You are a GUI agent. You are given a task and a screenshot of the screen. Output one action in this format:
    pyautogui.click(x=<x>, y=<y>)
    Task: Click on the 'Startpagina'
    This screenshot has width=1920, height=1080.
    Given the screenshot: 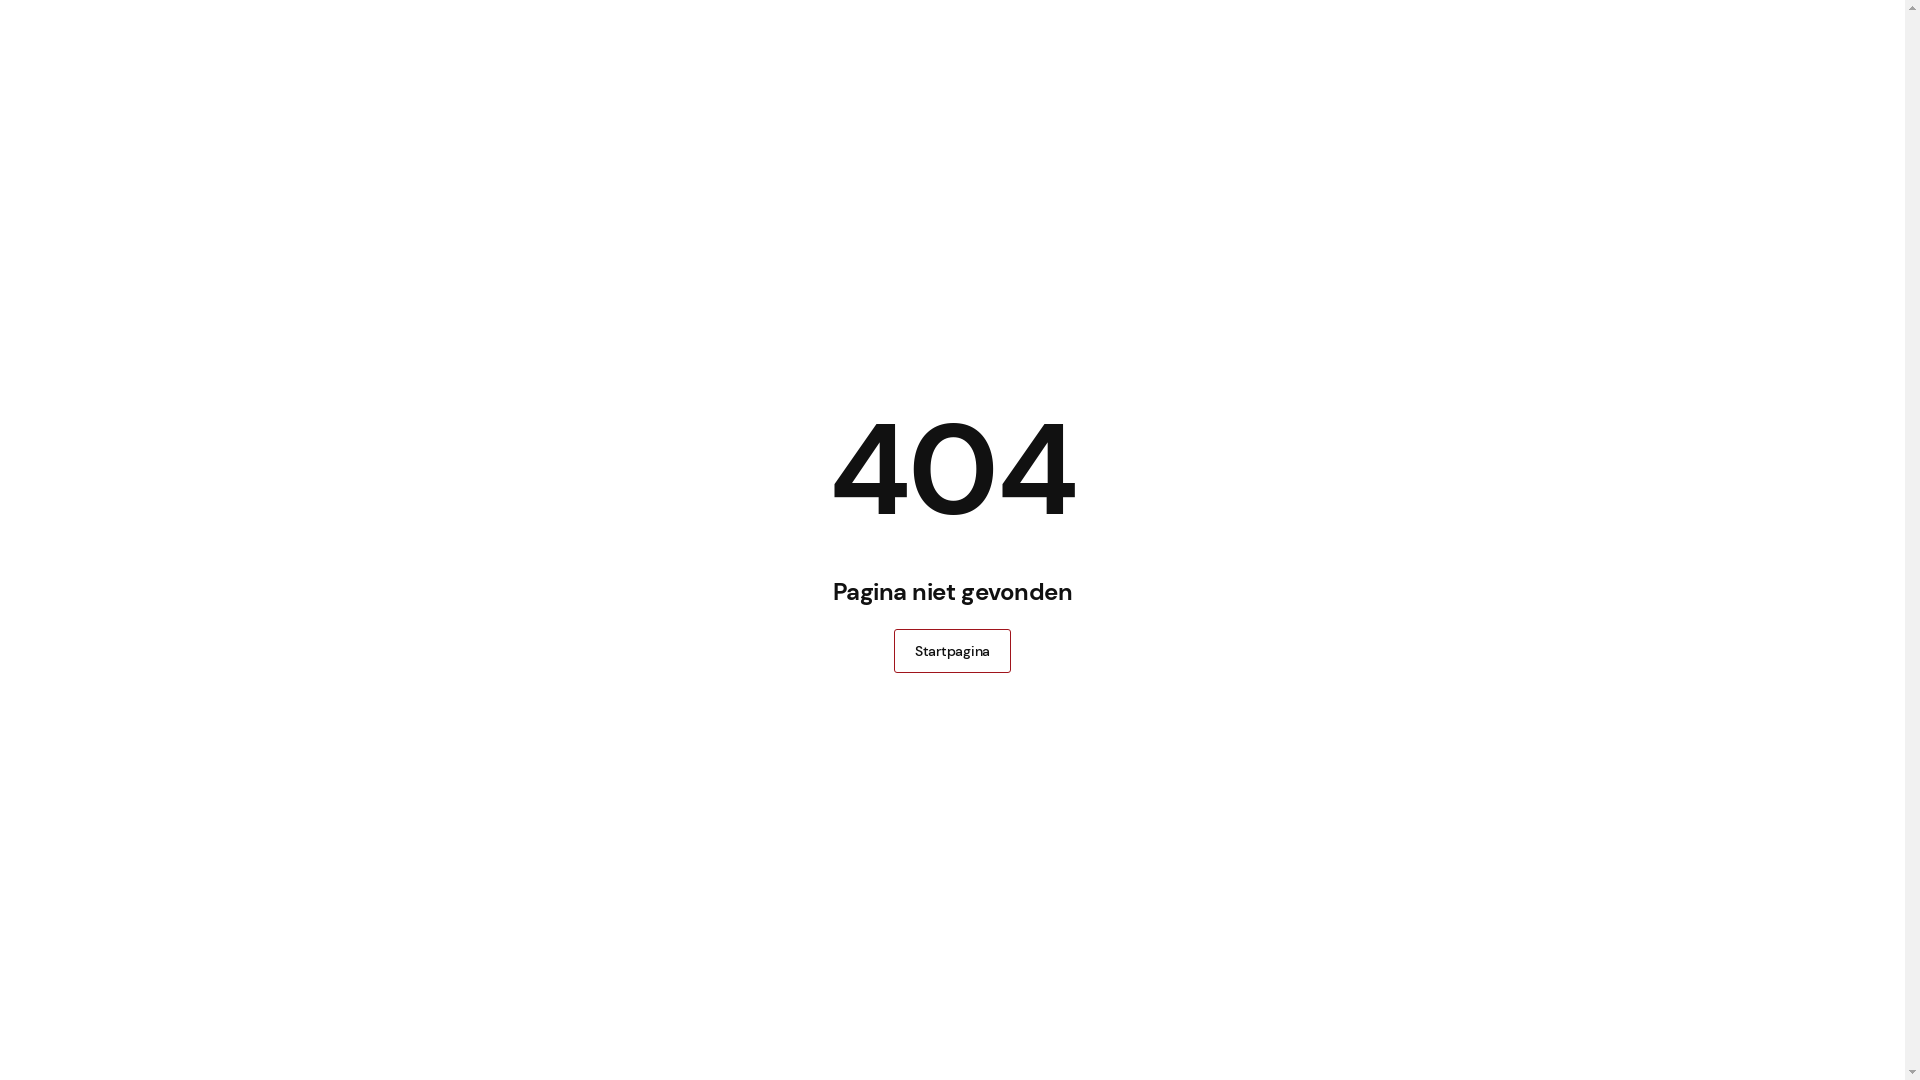 What is the action you would take?
    pyautogui.click(x=892, y=651)
    